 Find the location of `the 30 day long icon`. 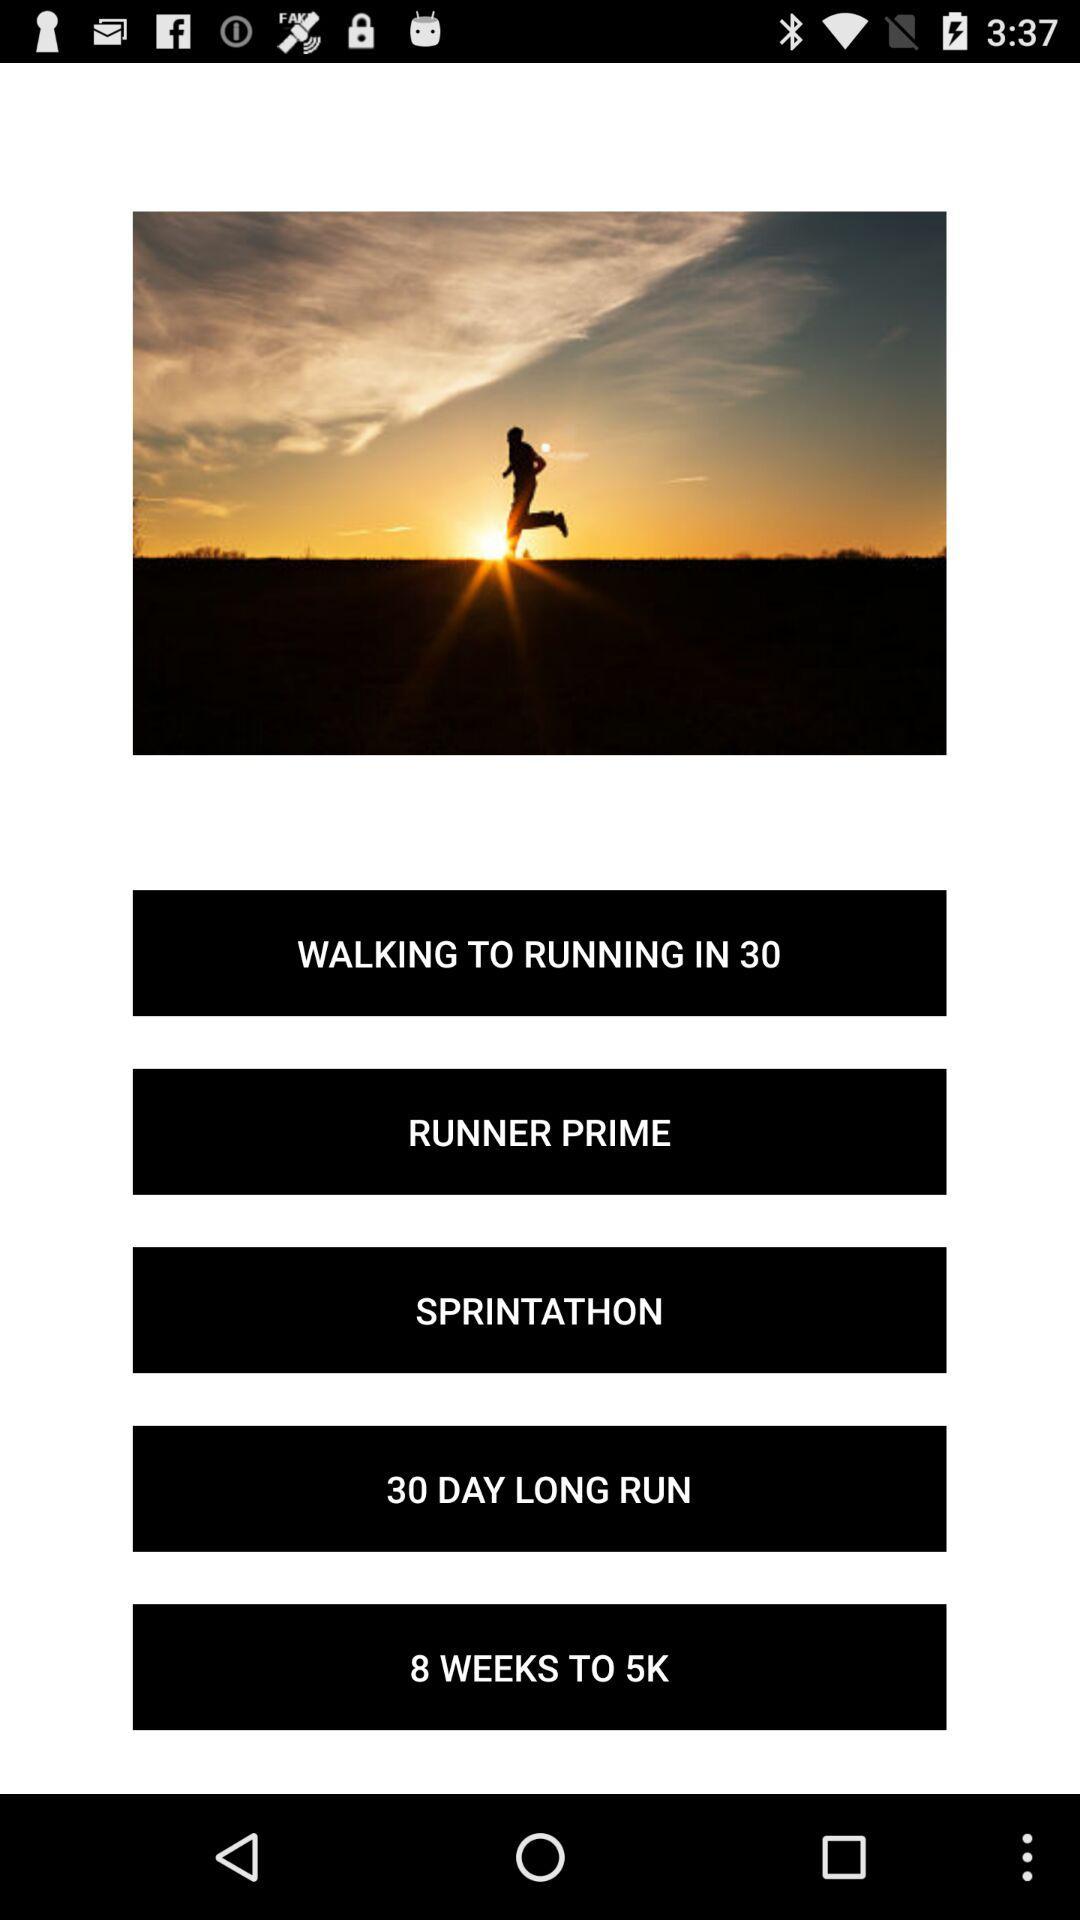

the 30 day long icon is located at coordinates (538, 1488).